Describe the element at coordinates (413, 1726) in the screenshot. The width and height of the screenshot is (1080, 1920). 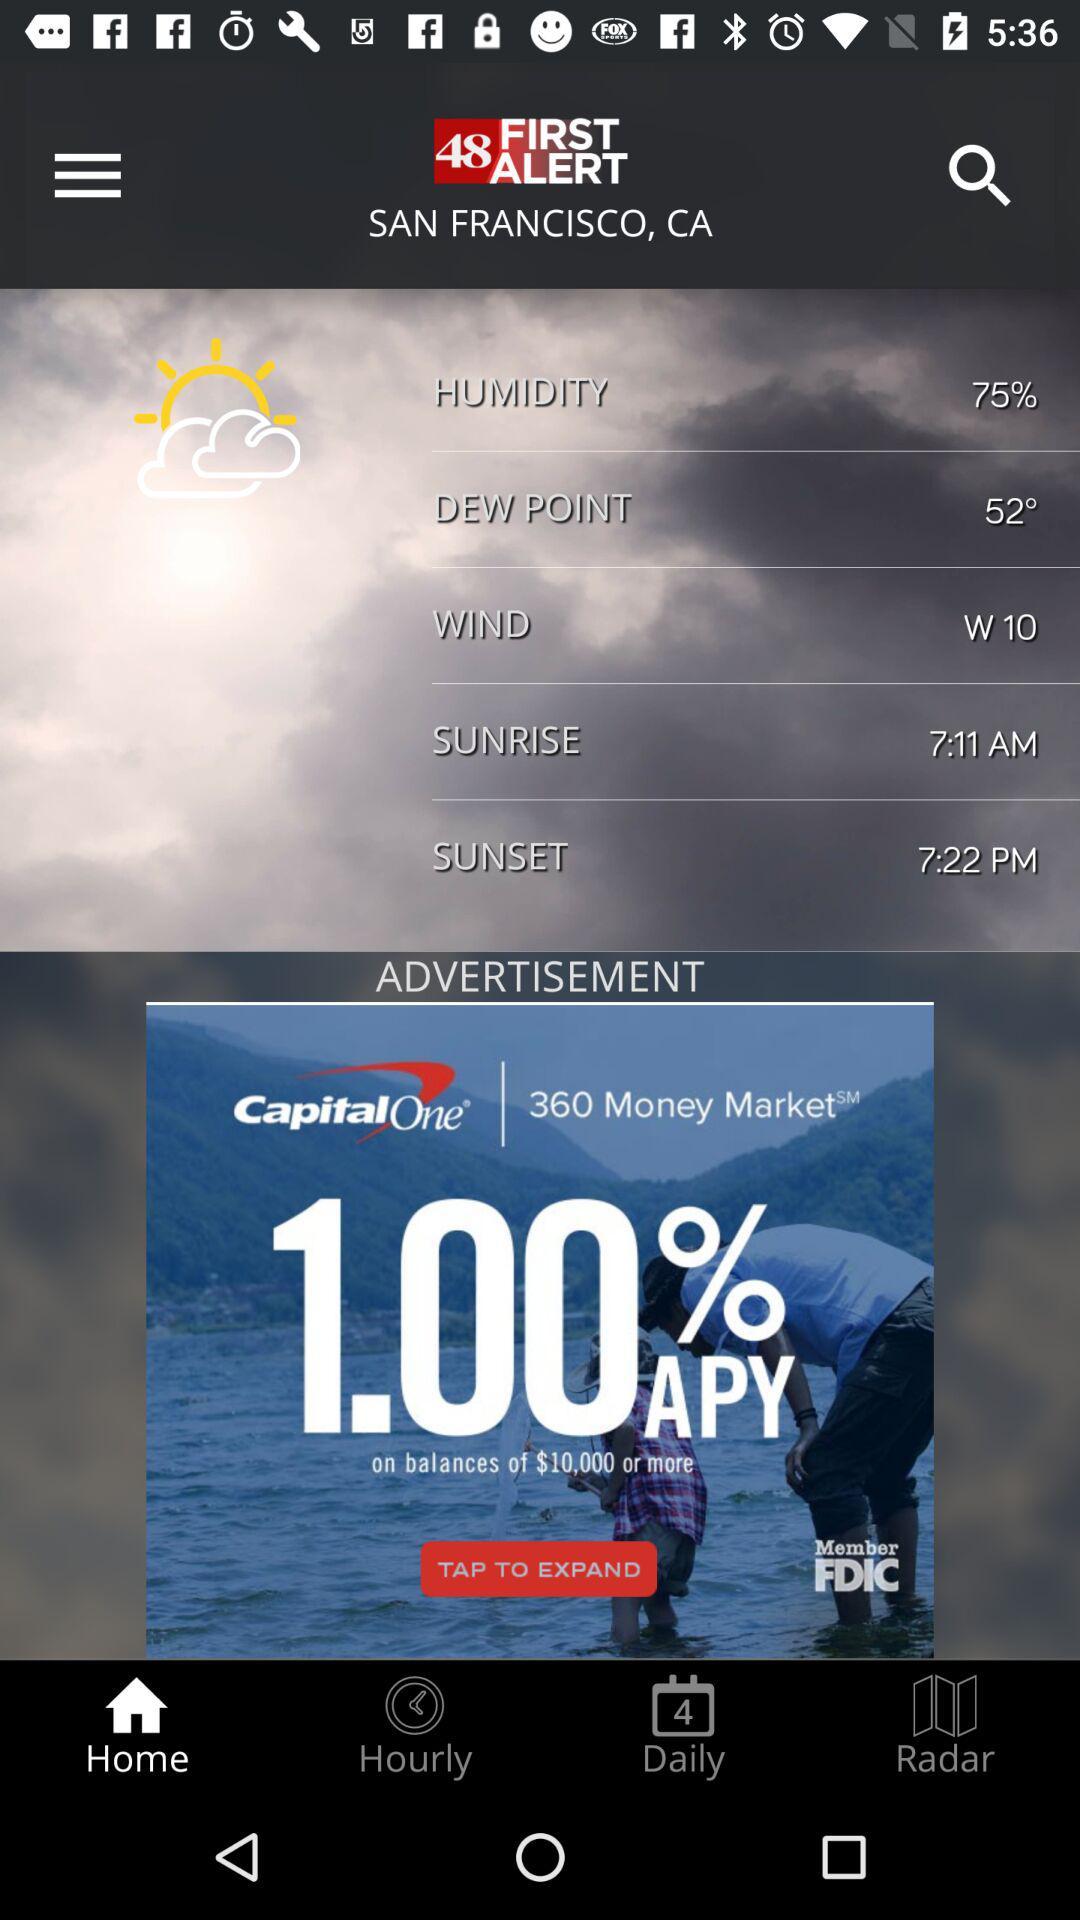
I see `icon to the right of the home icon` at that location.